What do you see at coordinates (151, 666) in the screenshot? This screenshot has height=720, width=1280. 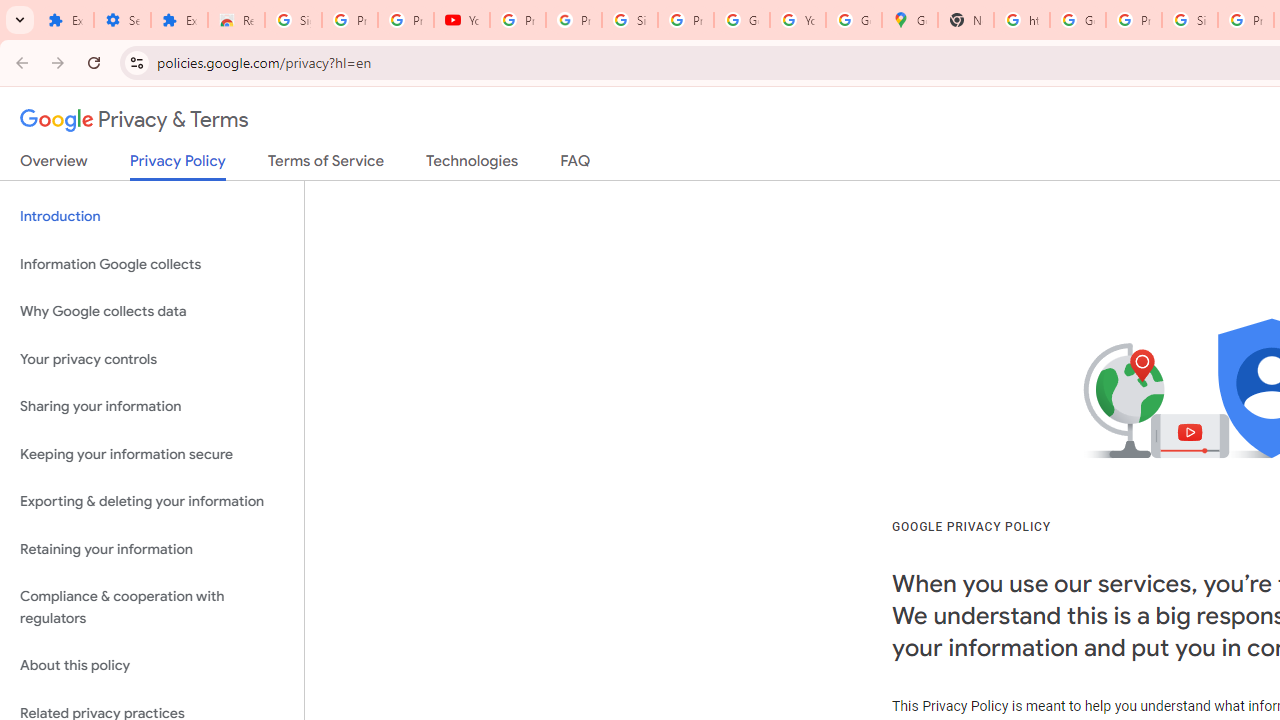 I see `'About this policy'` at bounding box center [151, 666].